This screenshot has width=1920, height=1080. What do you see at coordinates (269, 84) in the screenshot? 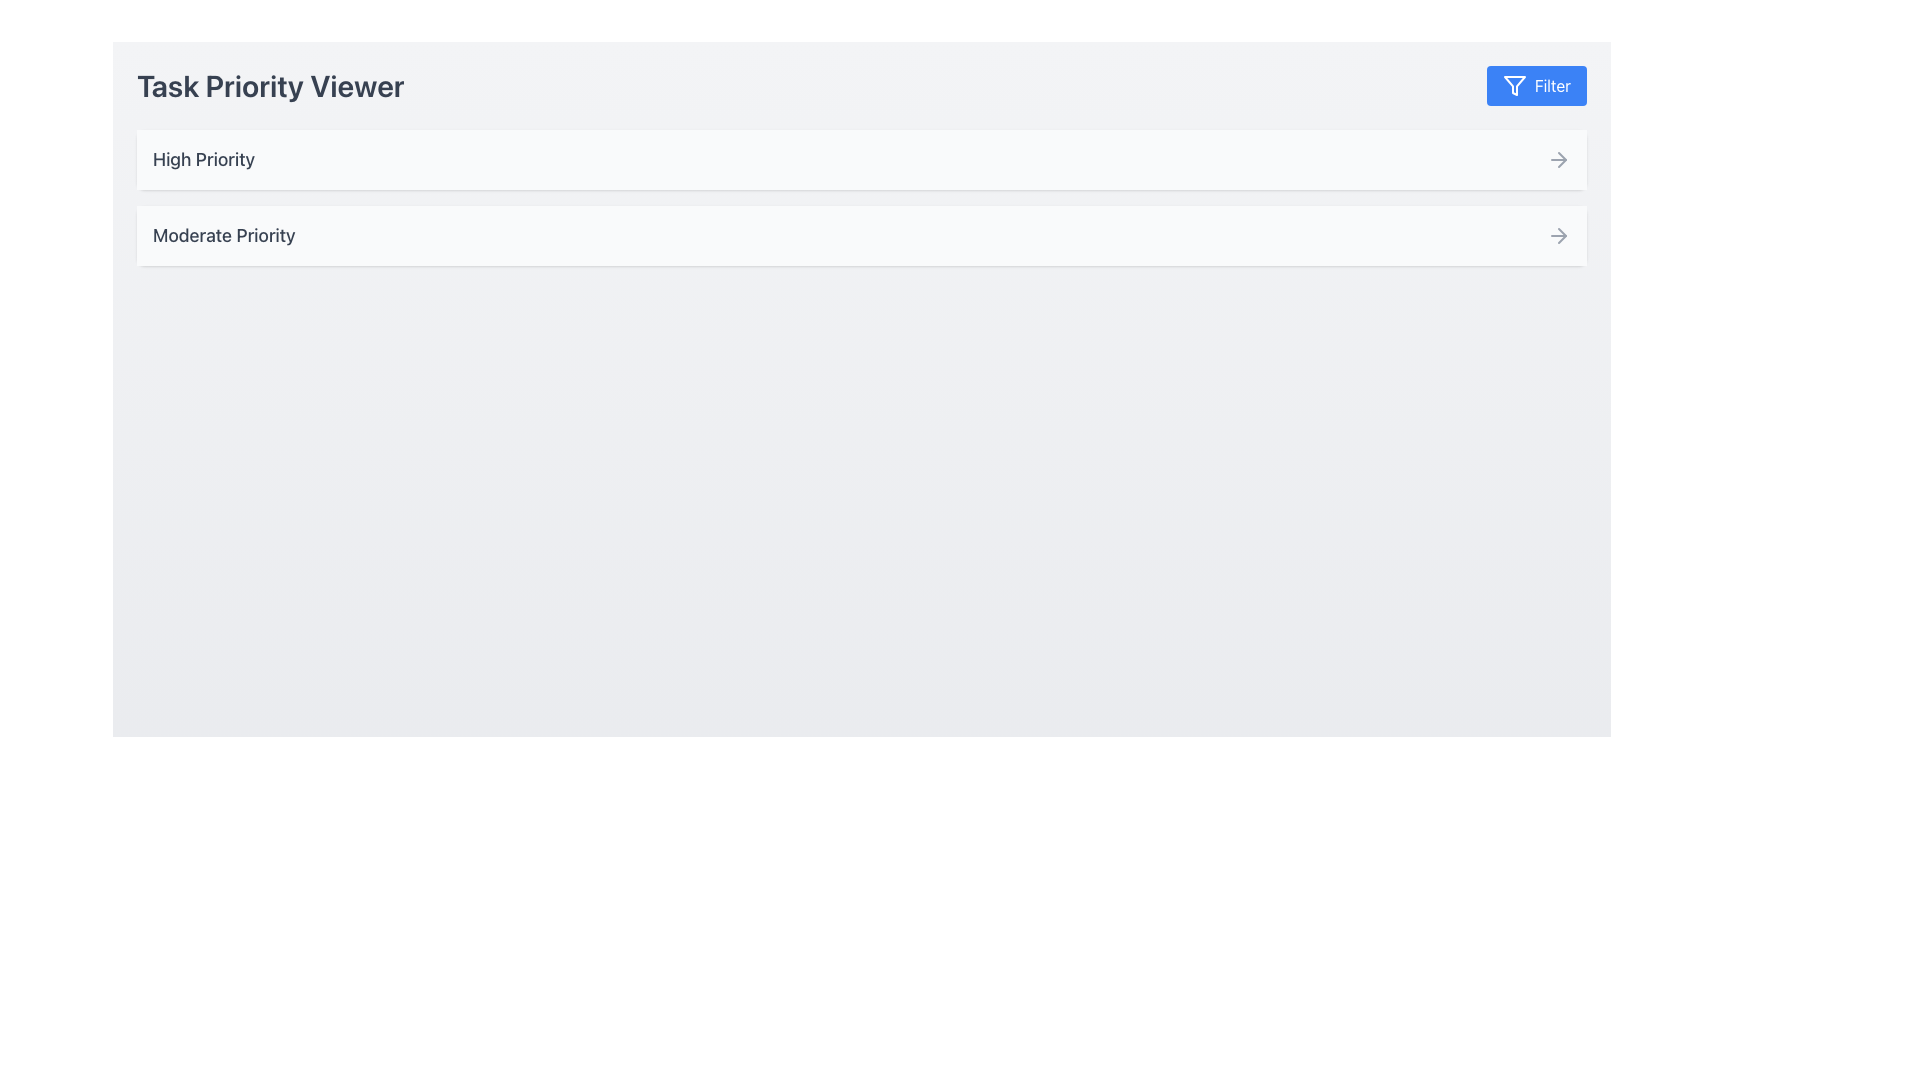
I see `the Text Label that serves as a title or header indicating the purpose of the interface for displaying task priorities, which is positioned on the far left of the header bar` at bounding box center [269, 84].